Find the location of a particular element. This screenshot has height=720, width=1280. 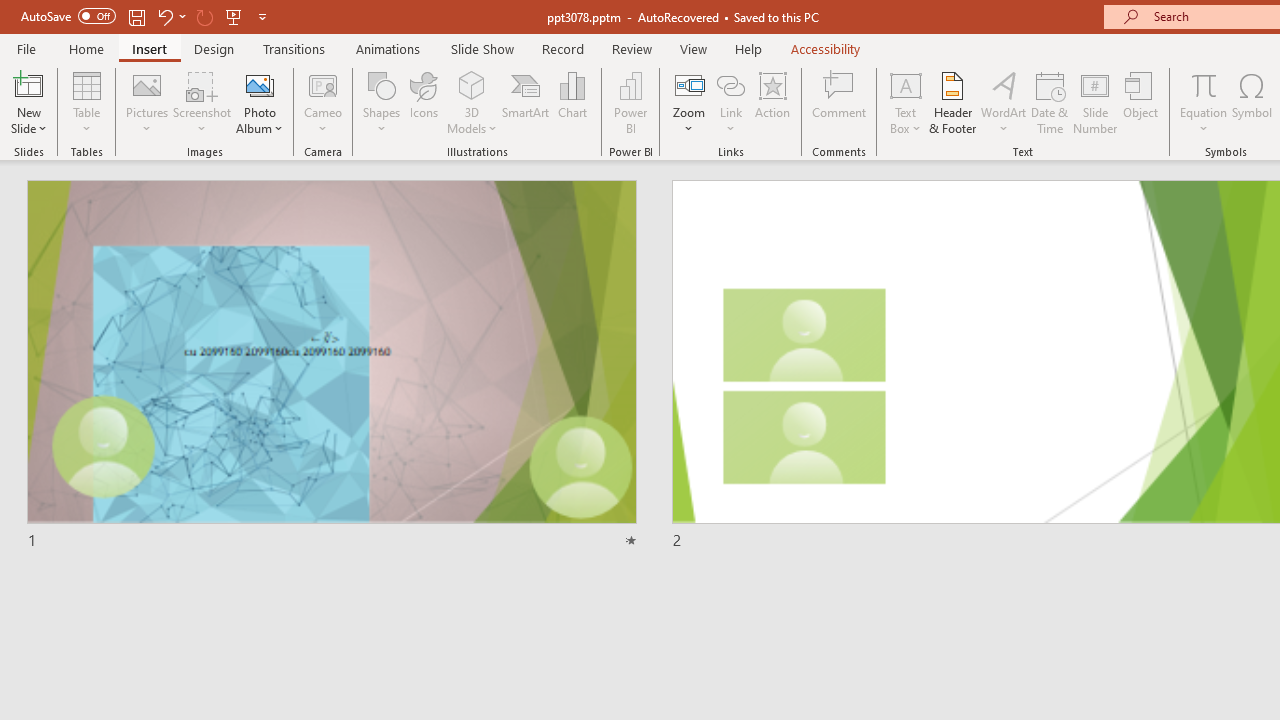

'Pictures' is located at coordinates (146, 103).